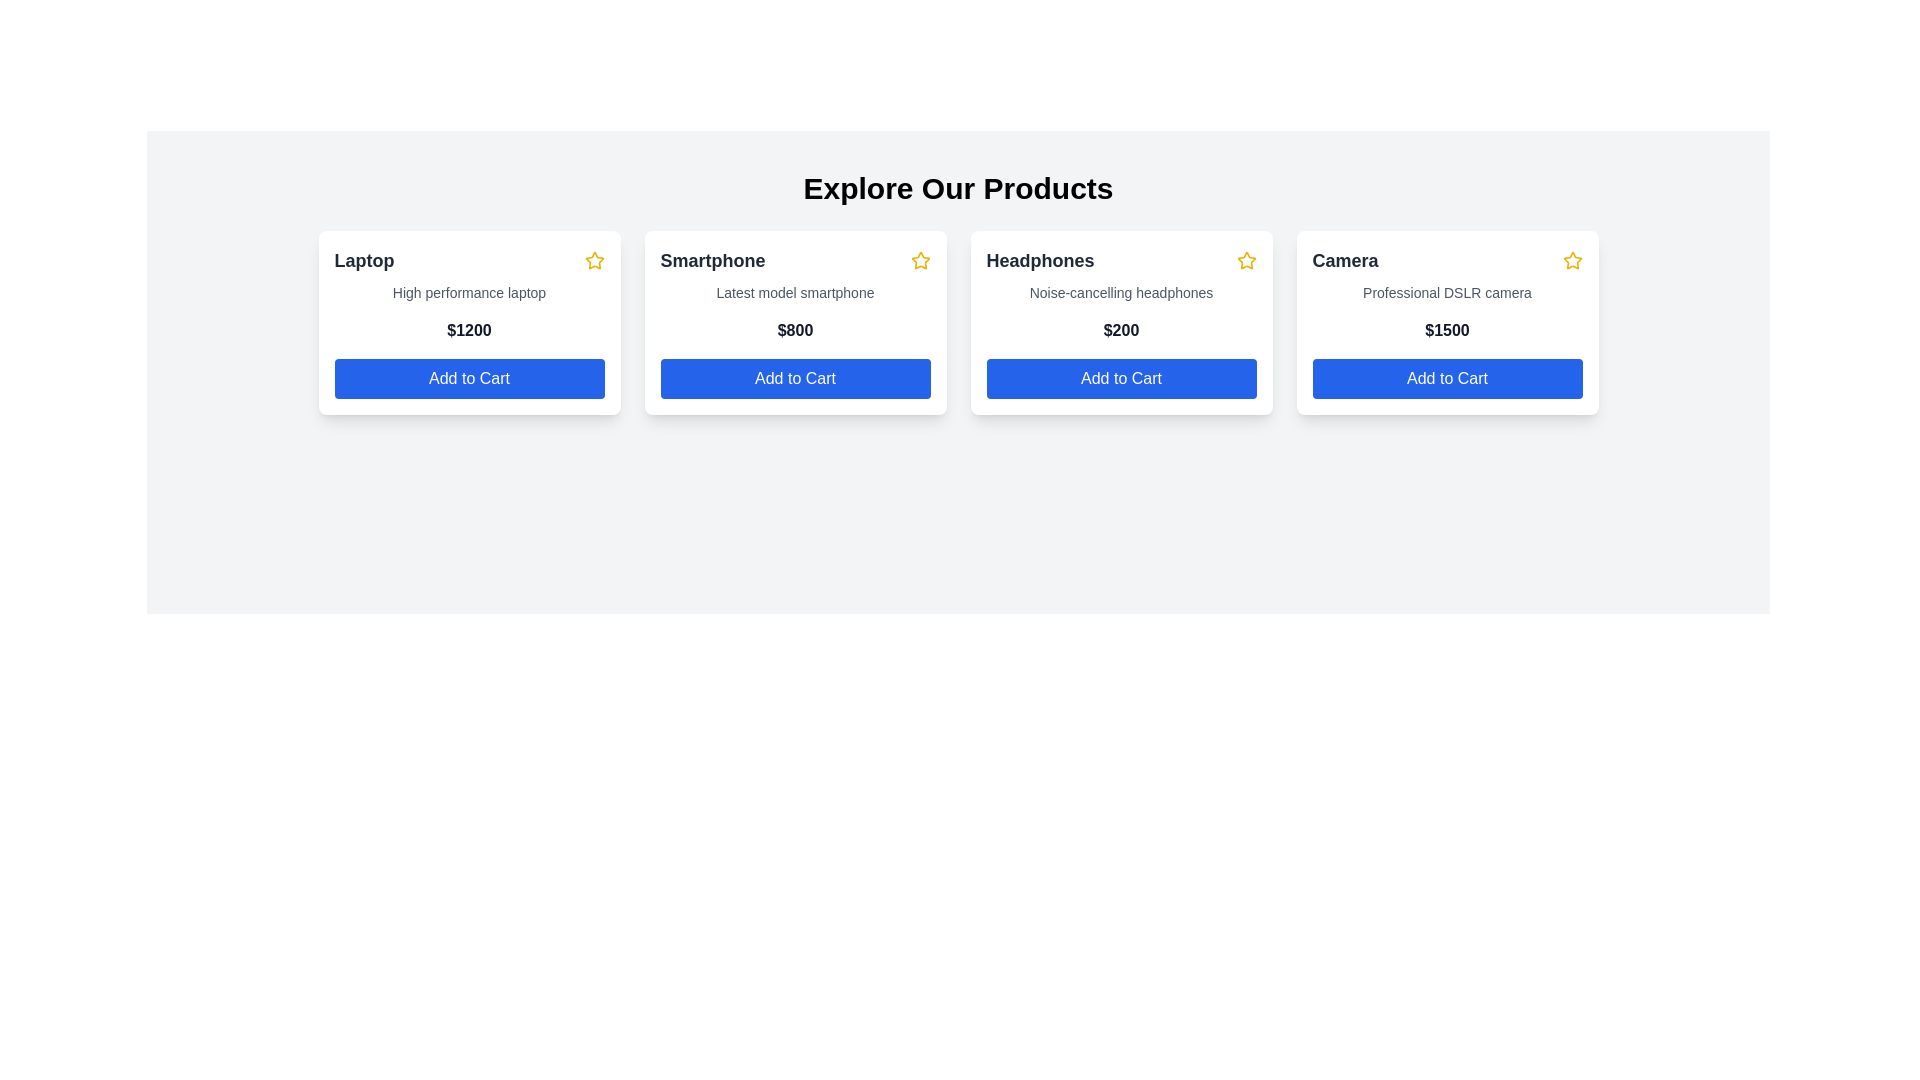 This screenshot has width=1920, height=1080. Describe the element at coordinates (1447, 330) in the screenshot. I see `the price display text element for the 'Camera' product, which shows a cost of '$1500' and is positioned between the product description and the 'Add to Cart' button` at that location.